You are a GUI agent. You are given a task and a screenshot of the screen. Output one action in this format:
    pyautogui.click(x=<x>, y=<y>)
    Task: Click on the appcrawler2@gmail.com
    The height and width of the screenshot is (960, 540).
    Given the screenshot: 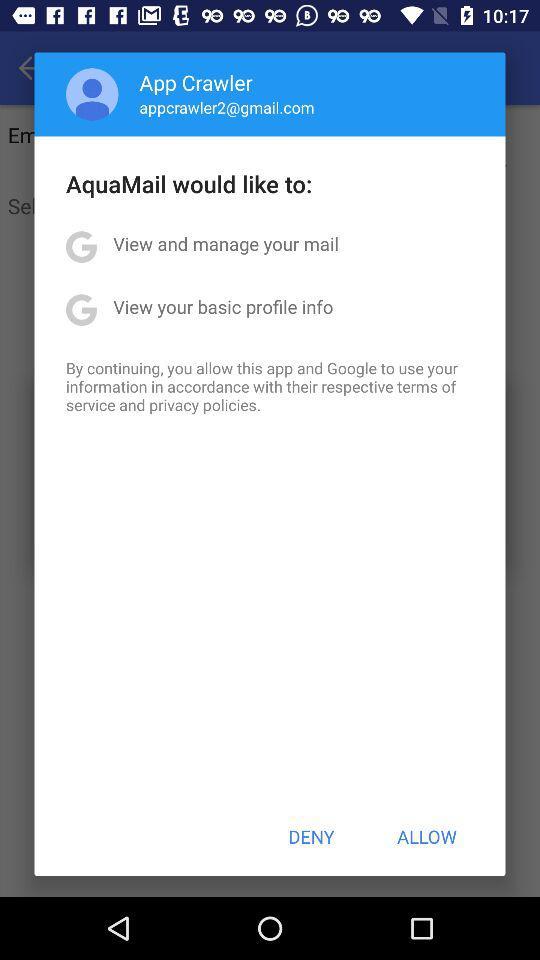 What is the action you would take?
    pyautogui.click(x=226, y=107)
    